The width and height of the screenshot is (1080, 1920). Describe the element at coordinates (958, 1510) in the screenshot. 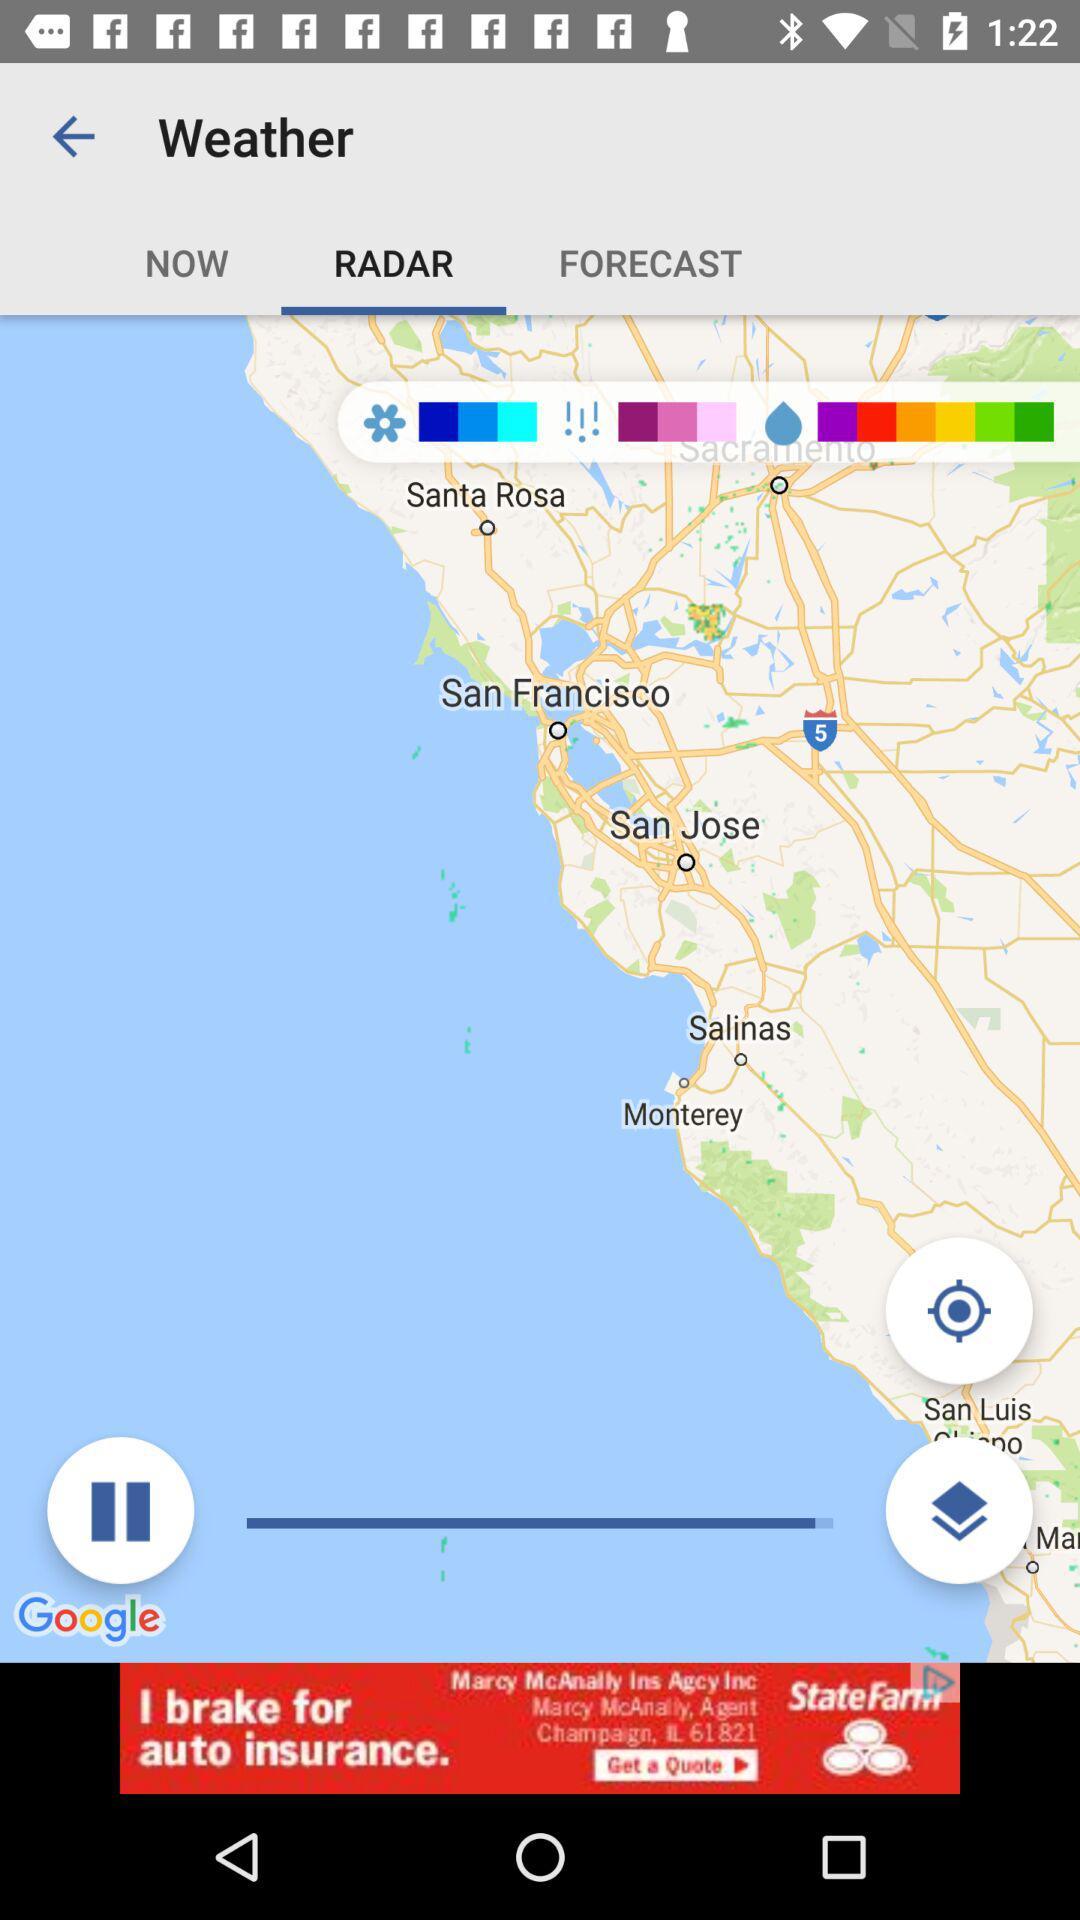

I see `see more options` at that location.